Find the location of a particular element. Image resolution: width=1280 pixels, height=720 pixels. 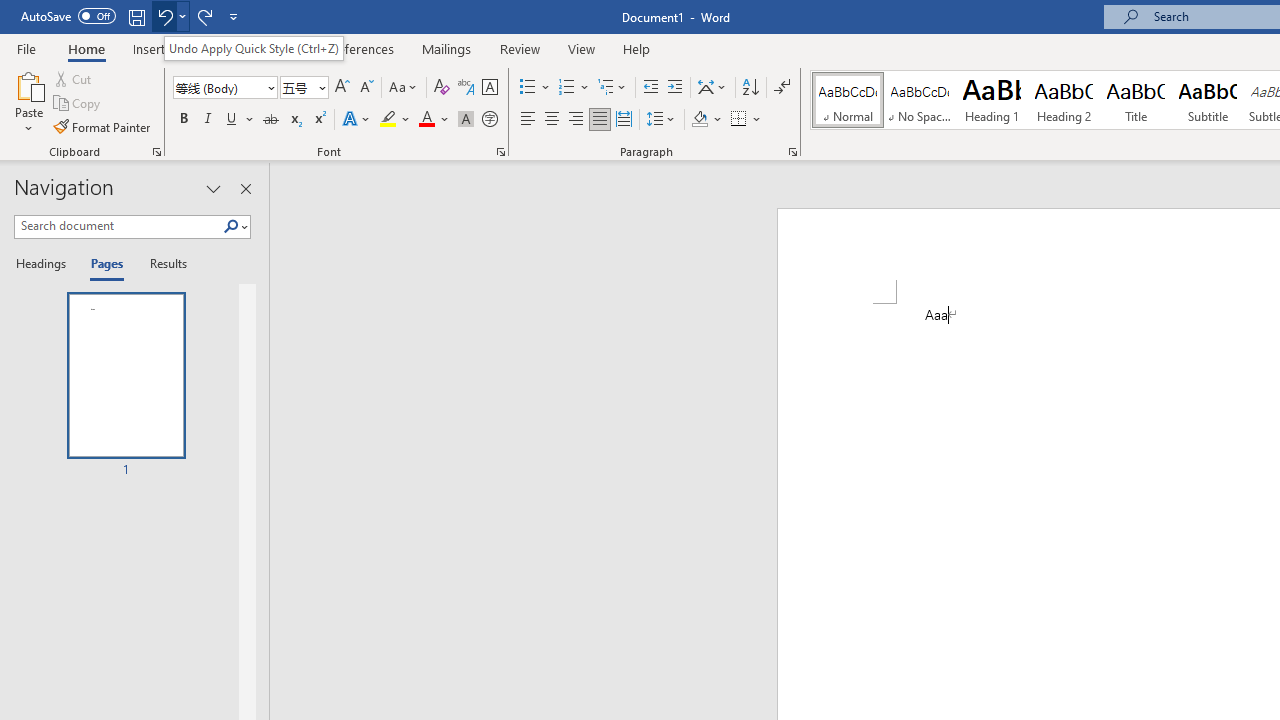

'Grow Font' is located at coordinates (342, 86).